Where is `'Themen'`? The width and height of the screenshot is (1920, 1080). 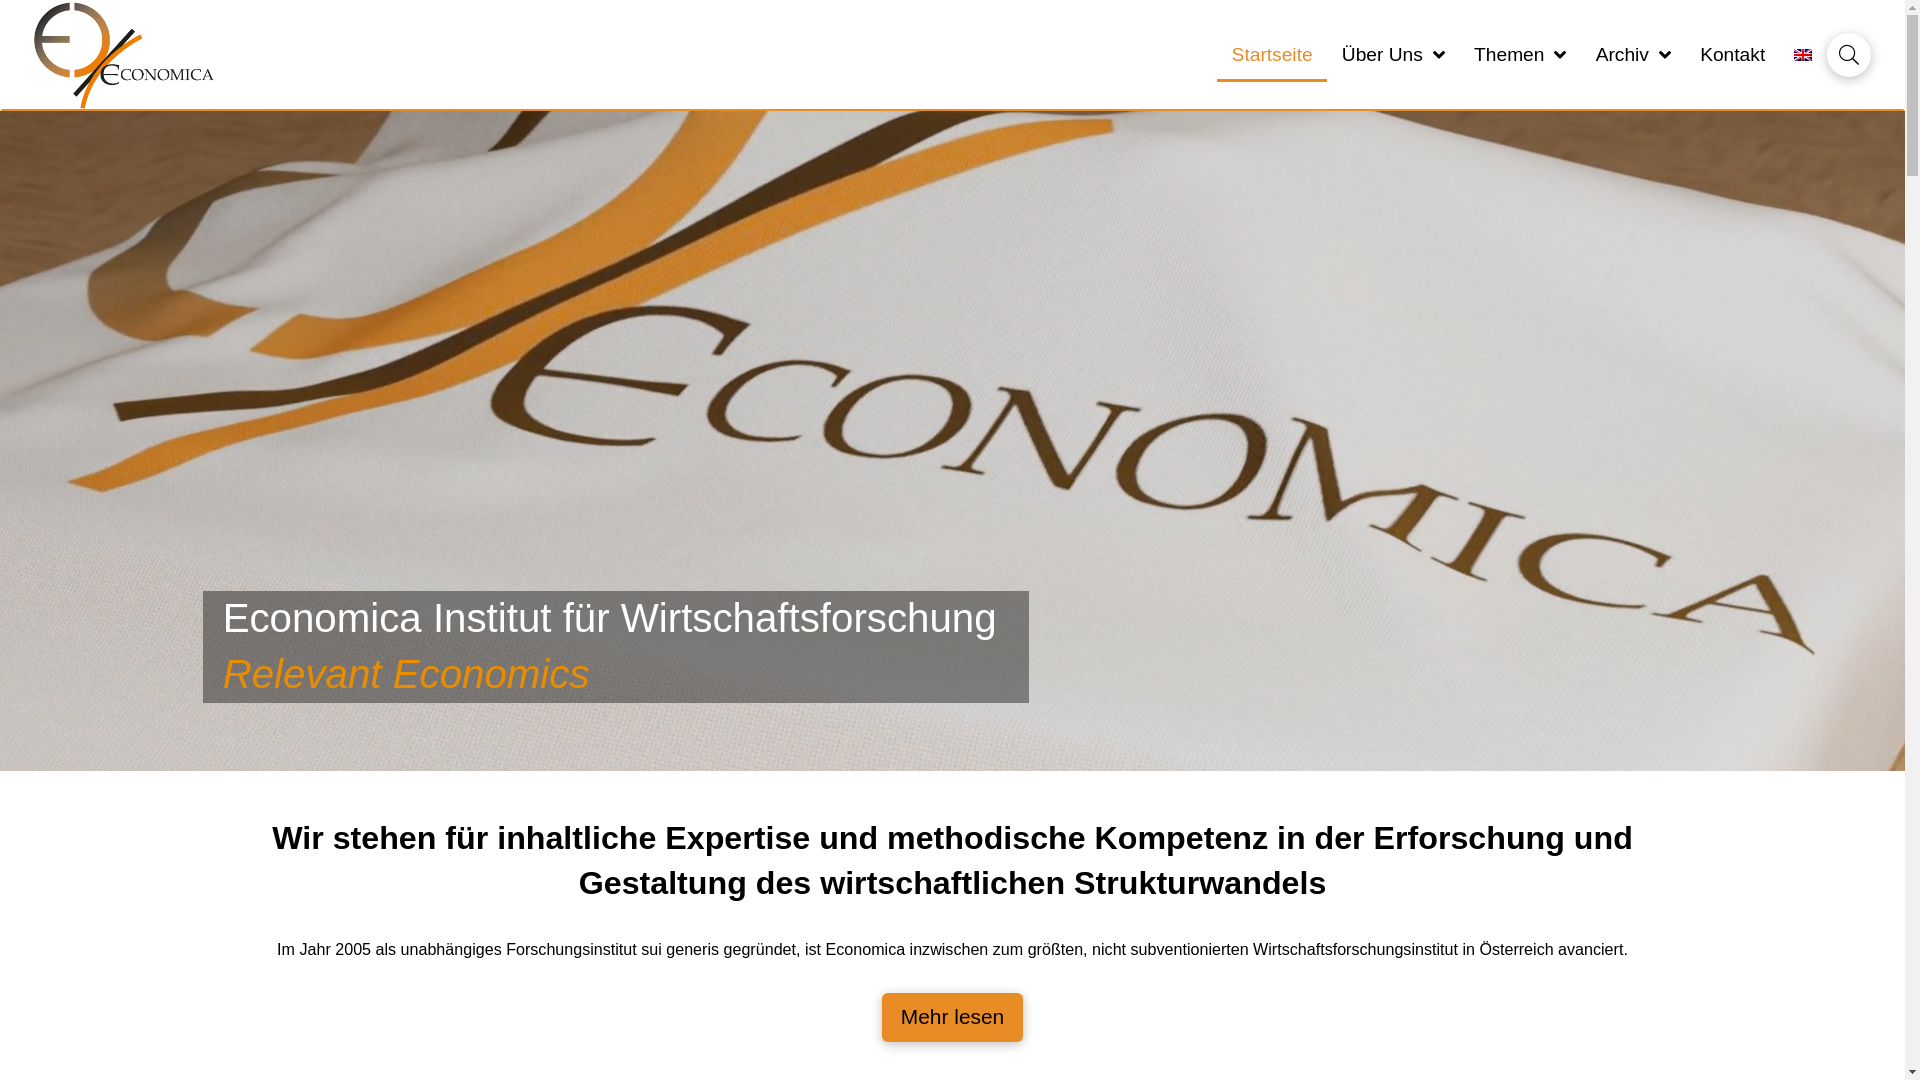
'Themen' is located at coordinates (1459, 54).